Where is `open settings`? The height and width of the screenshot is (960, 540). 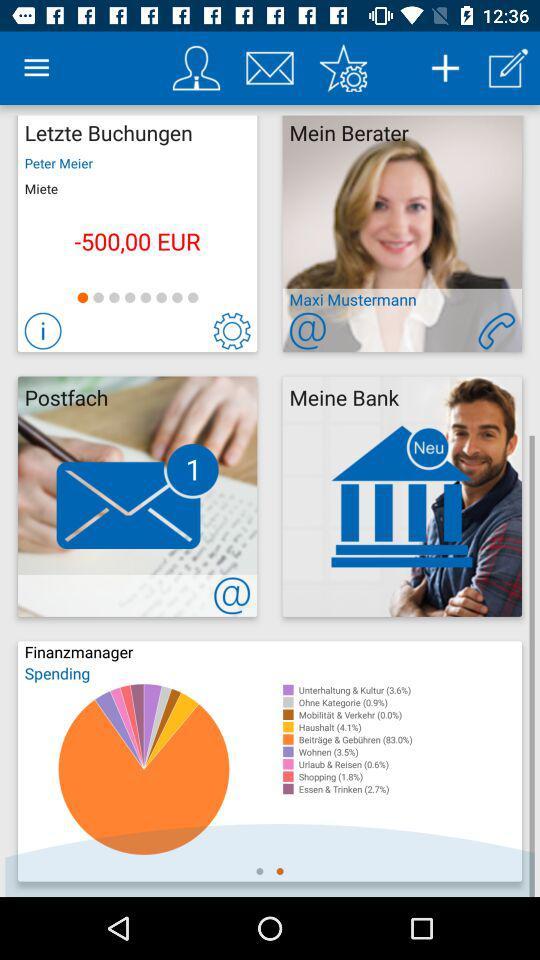
open settings is located at coordinates (342, 68).